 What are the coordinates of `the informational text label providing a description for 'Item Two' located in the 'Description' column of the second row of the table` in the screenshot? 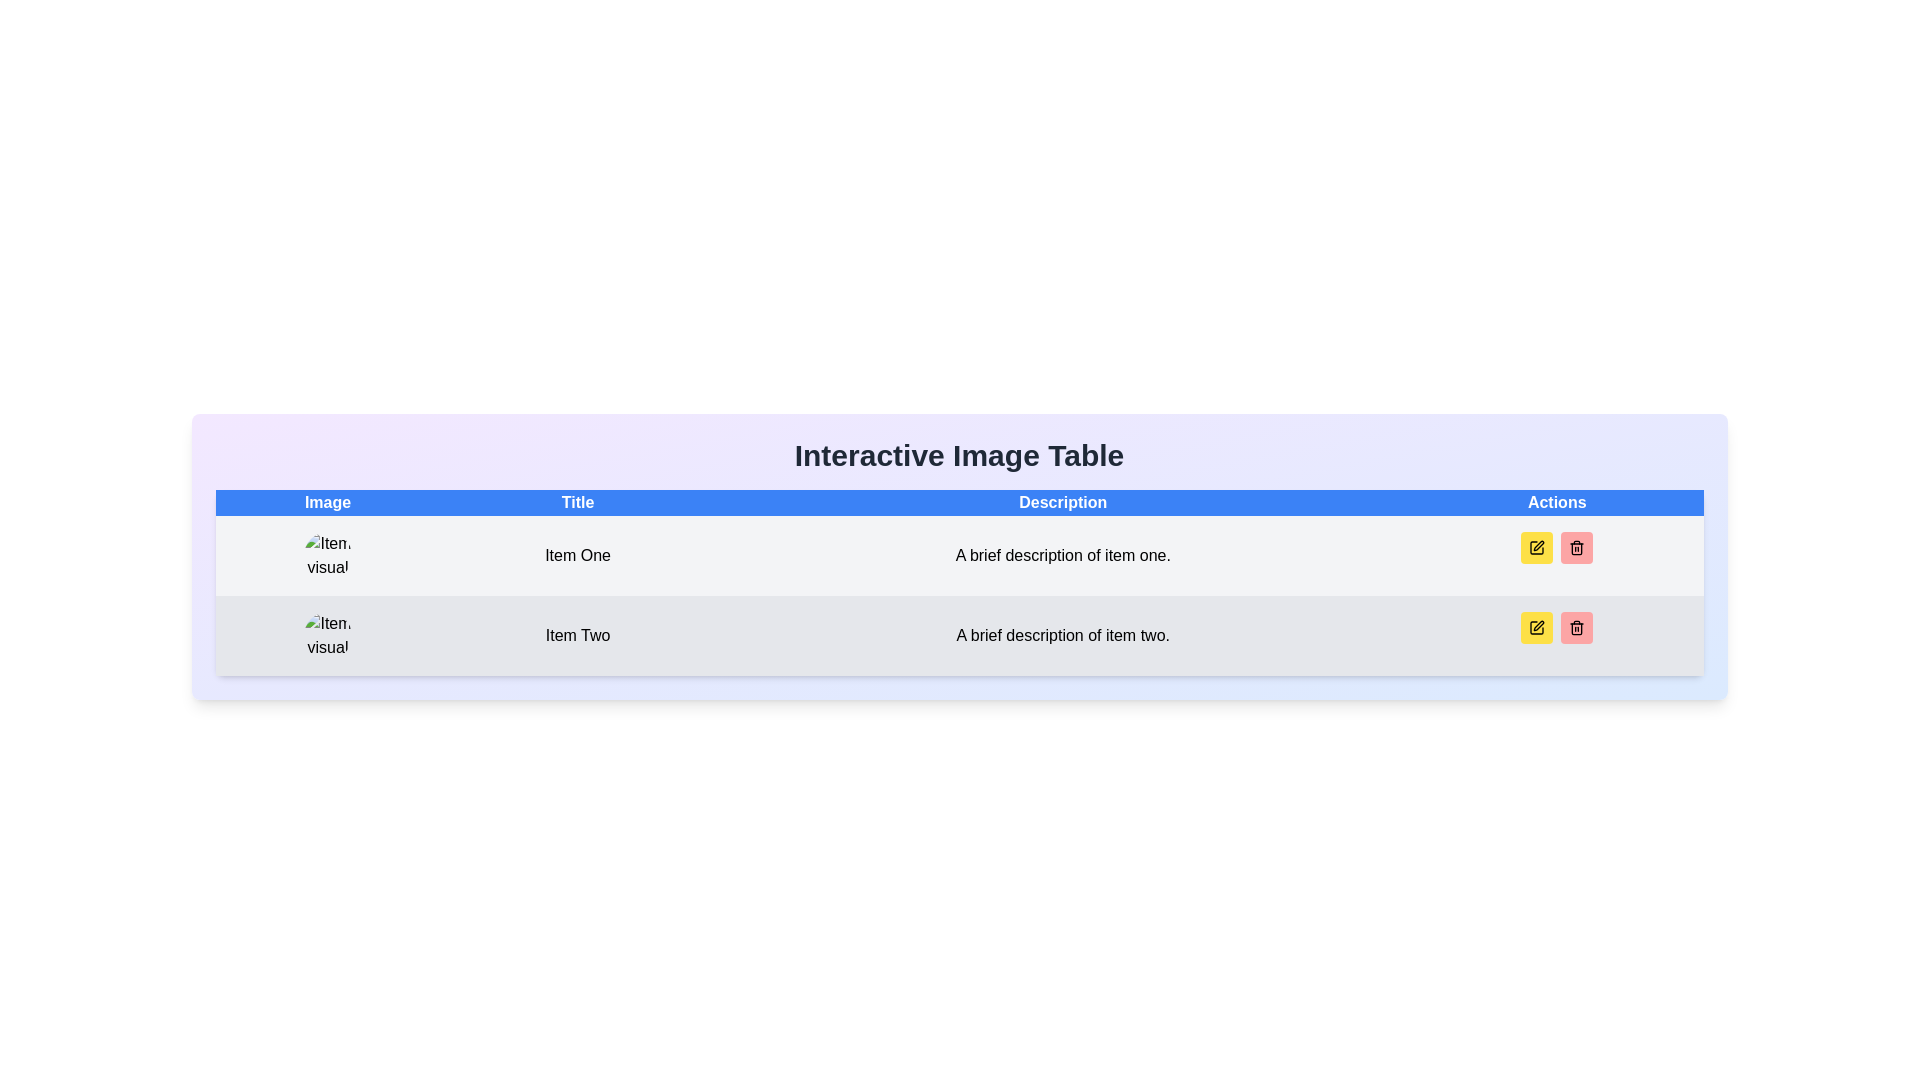 It's located at (1062, 636).